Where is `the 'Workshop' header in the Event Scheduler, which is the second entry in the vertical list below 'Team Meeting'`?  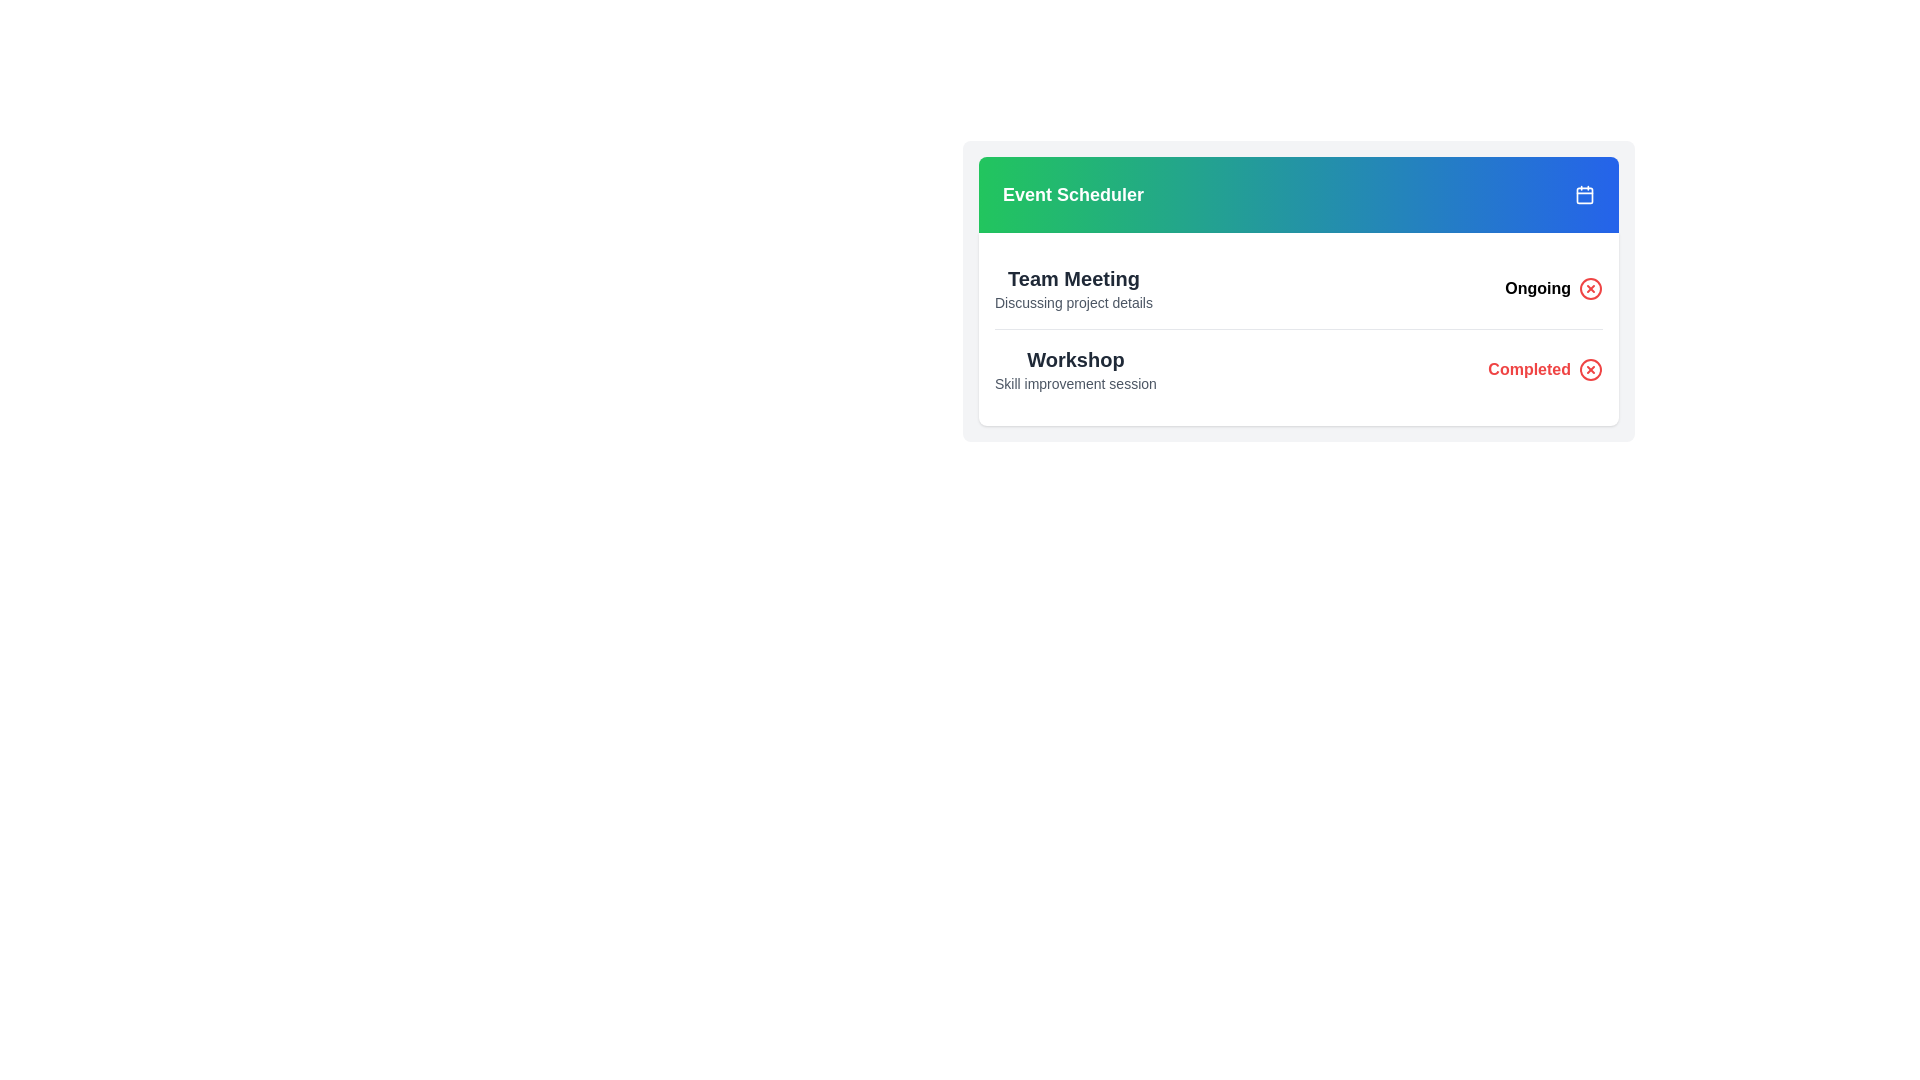
the 'Workshop' header in the Event Scheduler, which is the second entry in the vertical list below 'Team Meeting' is located at coordinates (1074, 370).